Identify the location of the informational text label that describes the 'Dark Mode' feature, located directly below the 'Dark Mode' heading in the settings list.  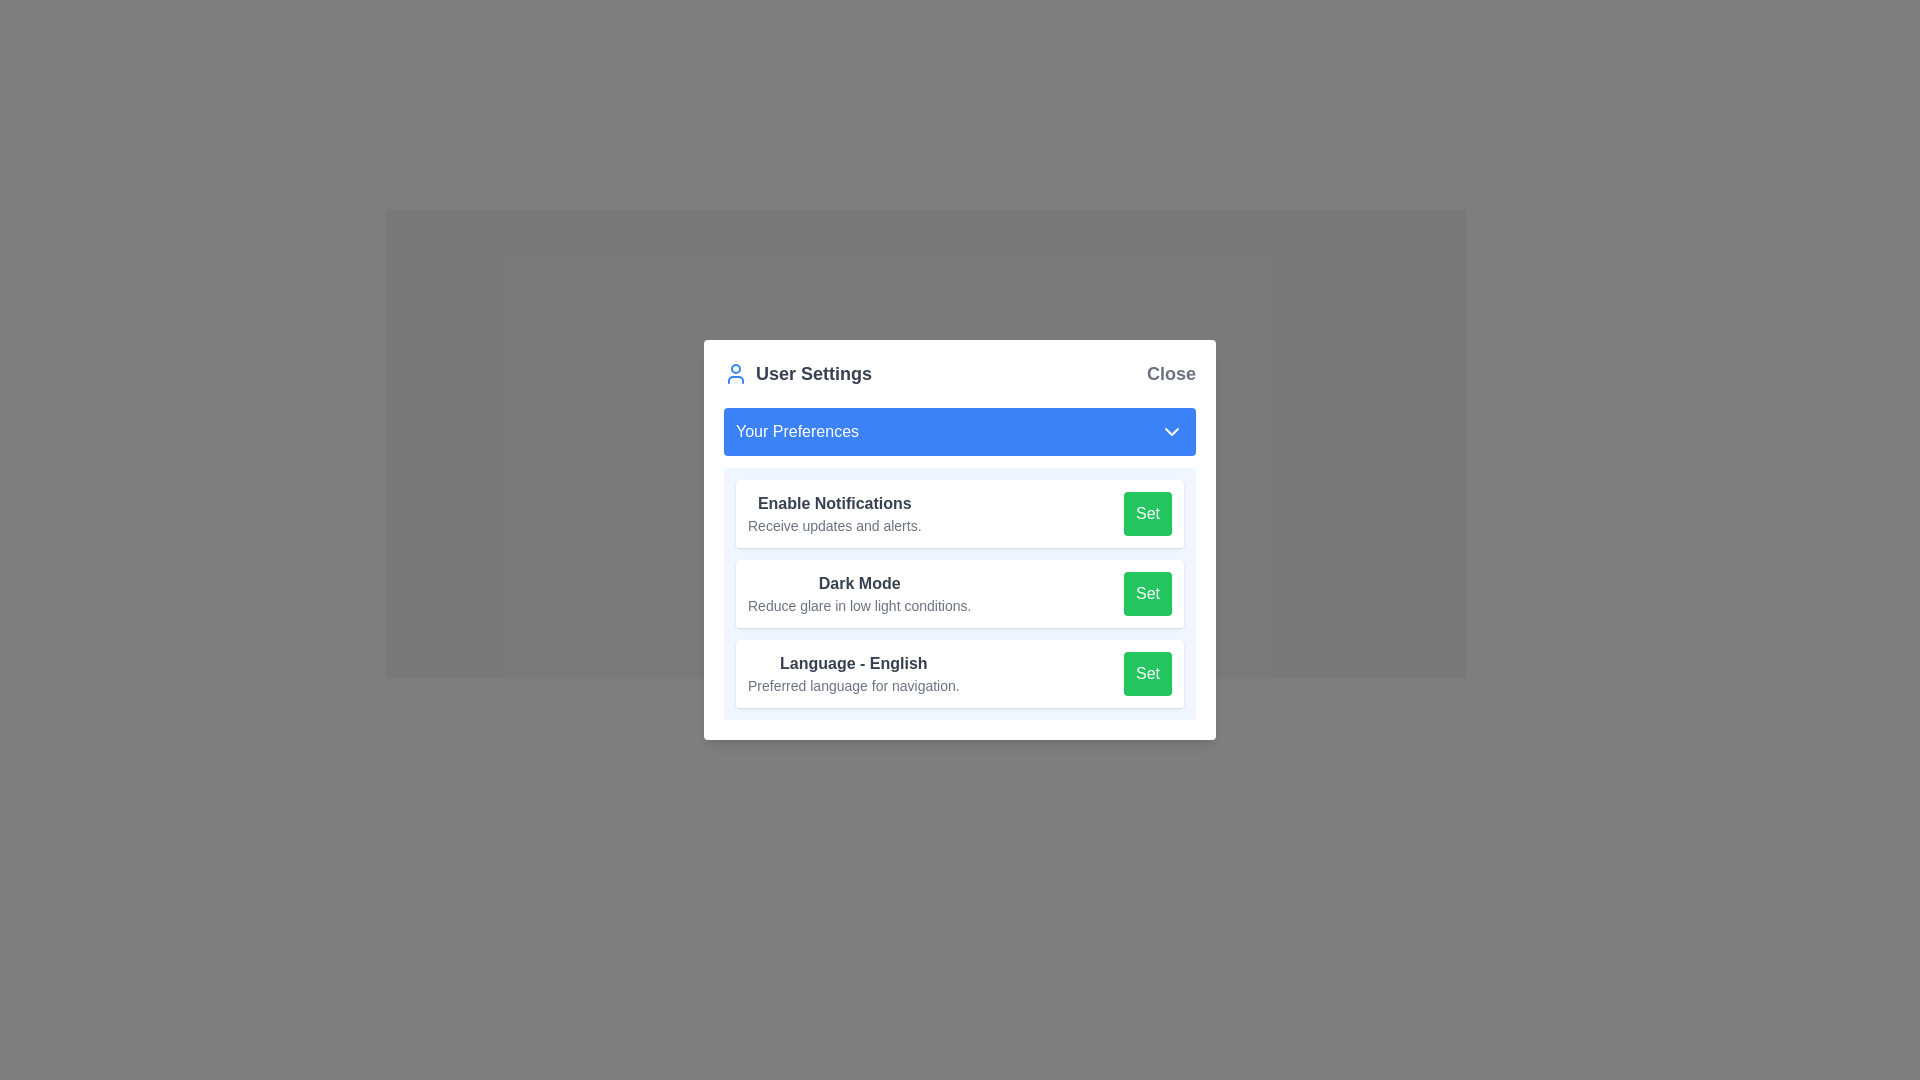
(859, 604).